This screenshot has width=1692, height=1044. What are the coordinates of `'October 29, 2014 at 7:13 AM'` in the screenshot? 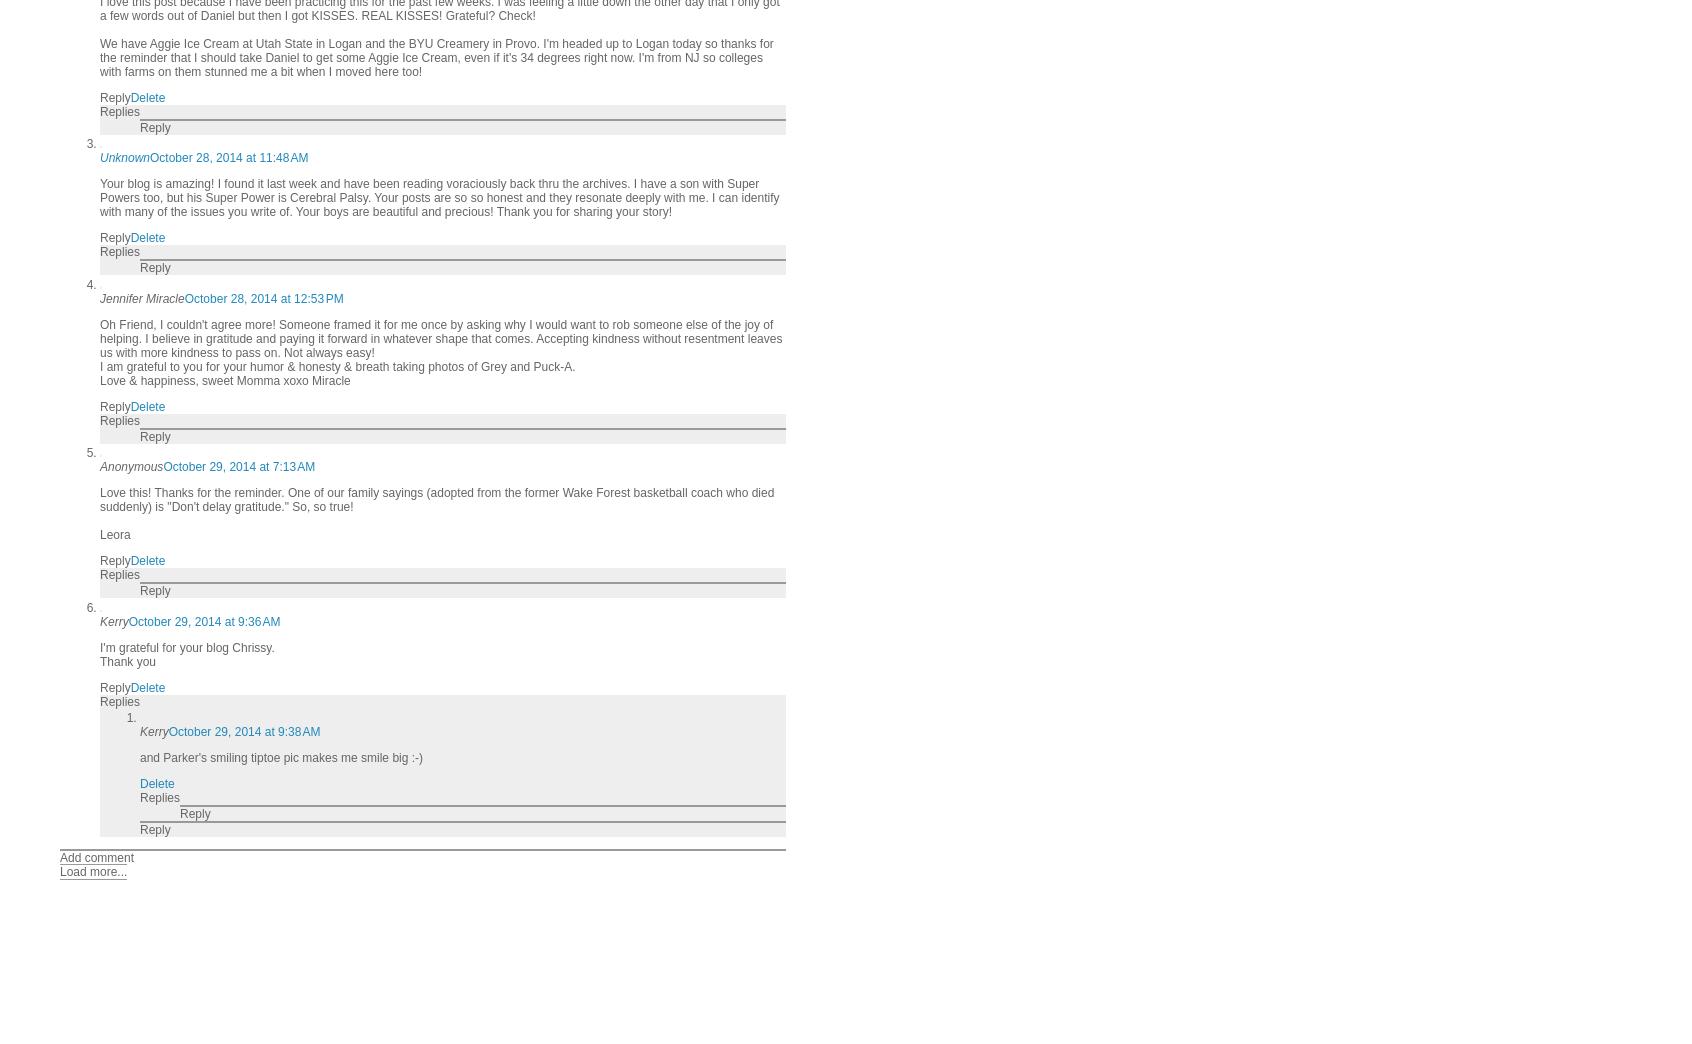 It's located at (239, 466).